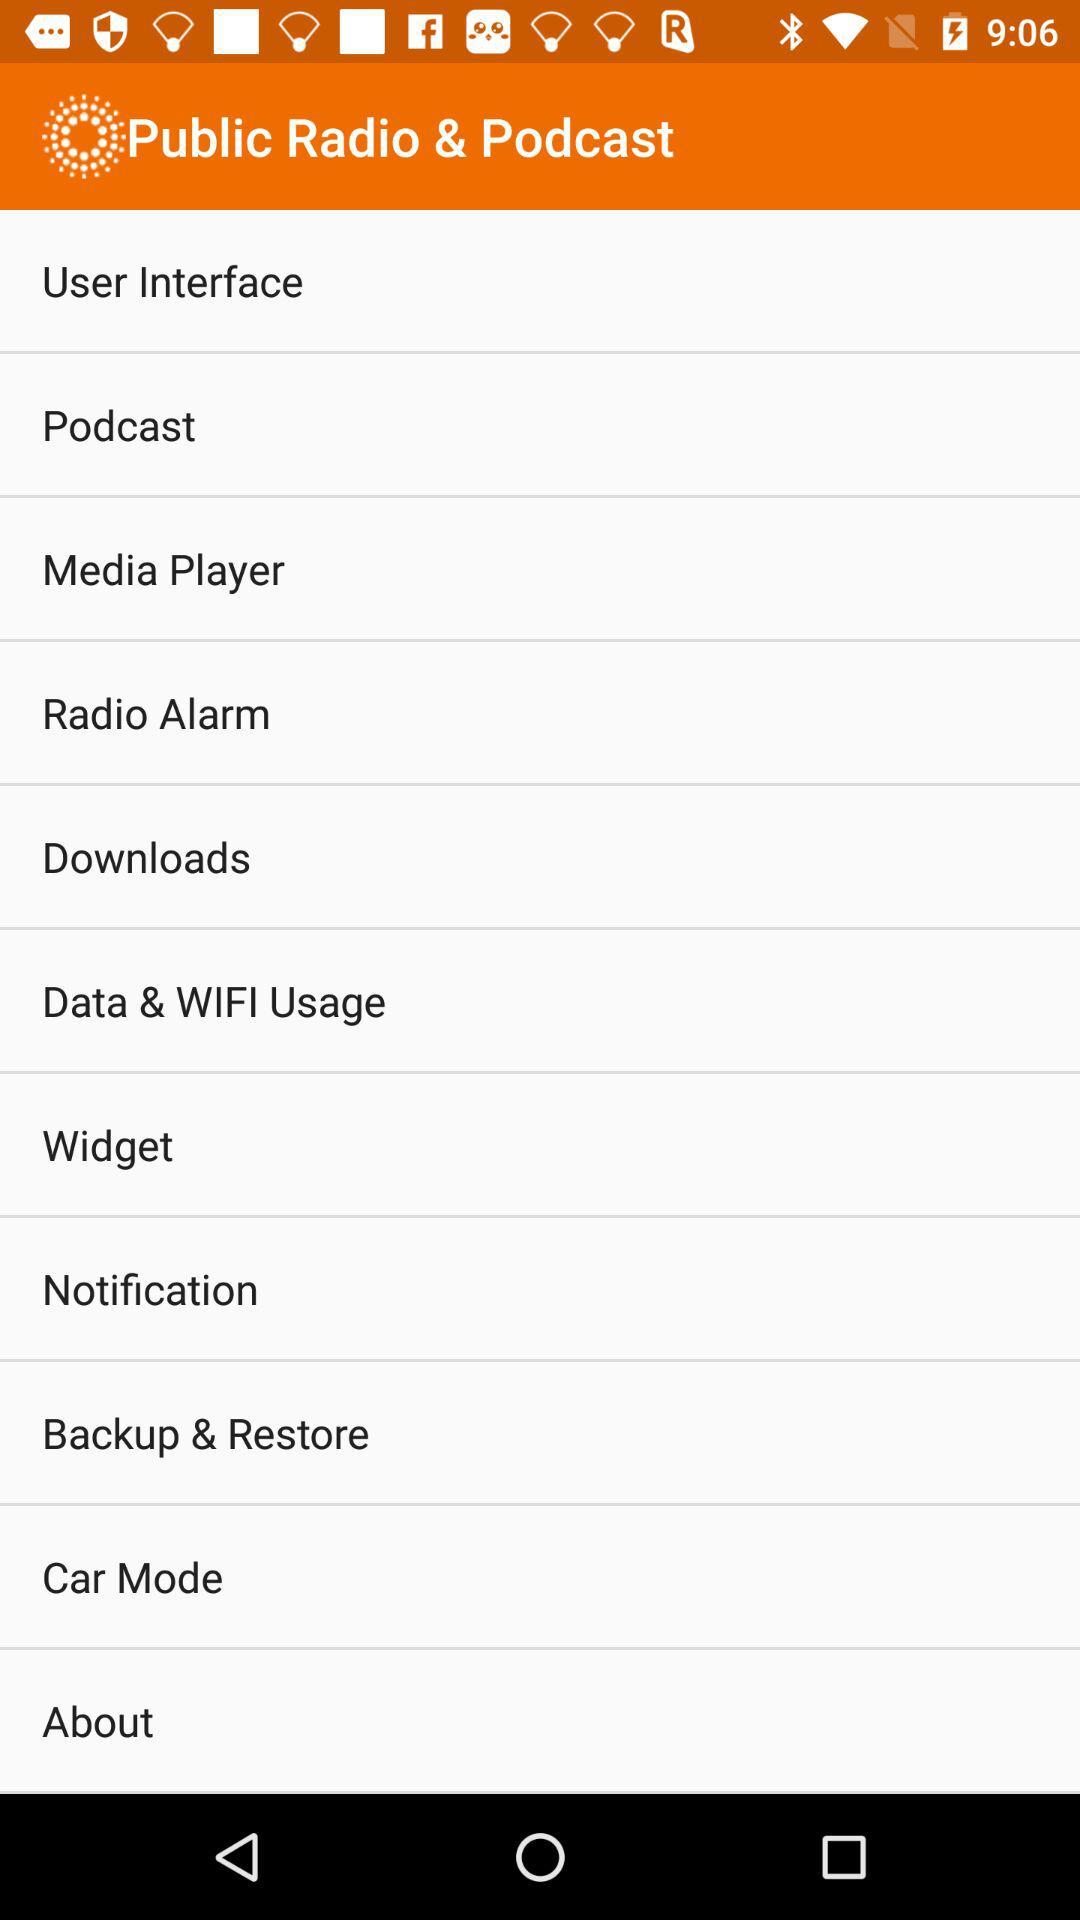 The image size is (1080, 1920). What do you see at coordinates (205, 1431) in the screenshot?
I see `the backup & restore icon` at bounding box center [205, 1431].